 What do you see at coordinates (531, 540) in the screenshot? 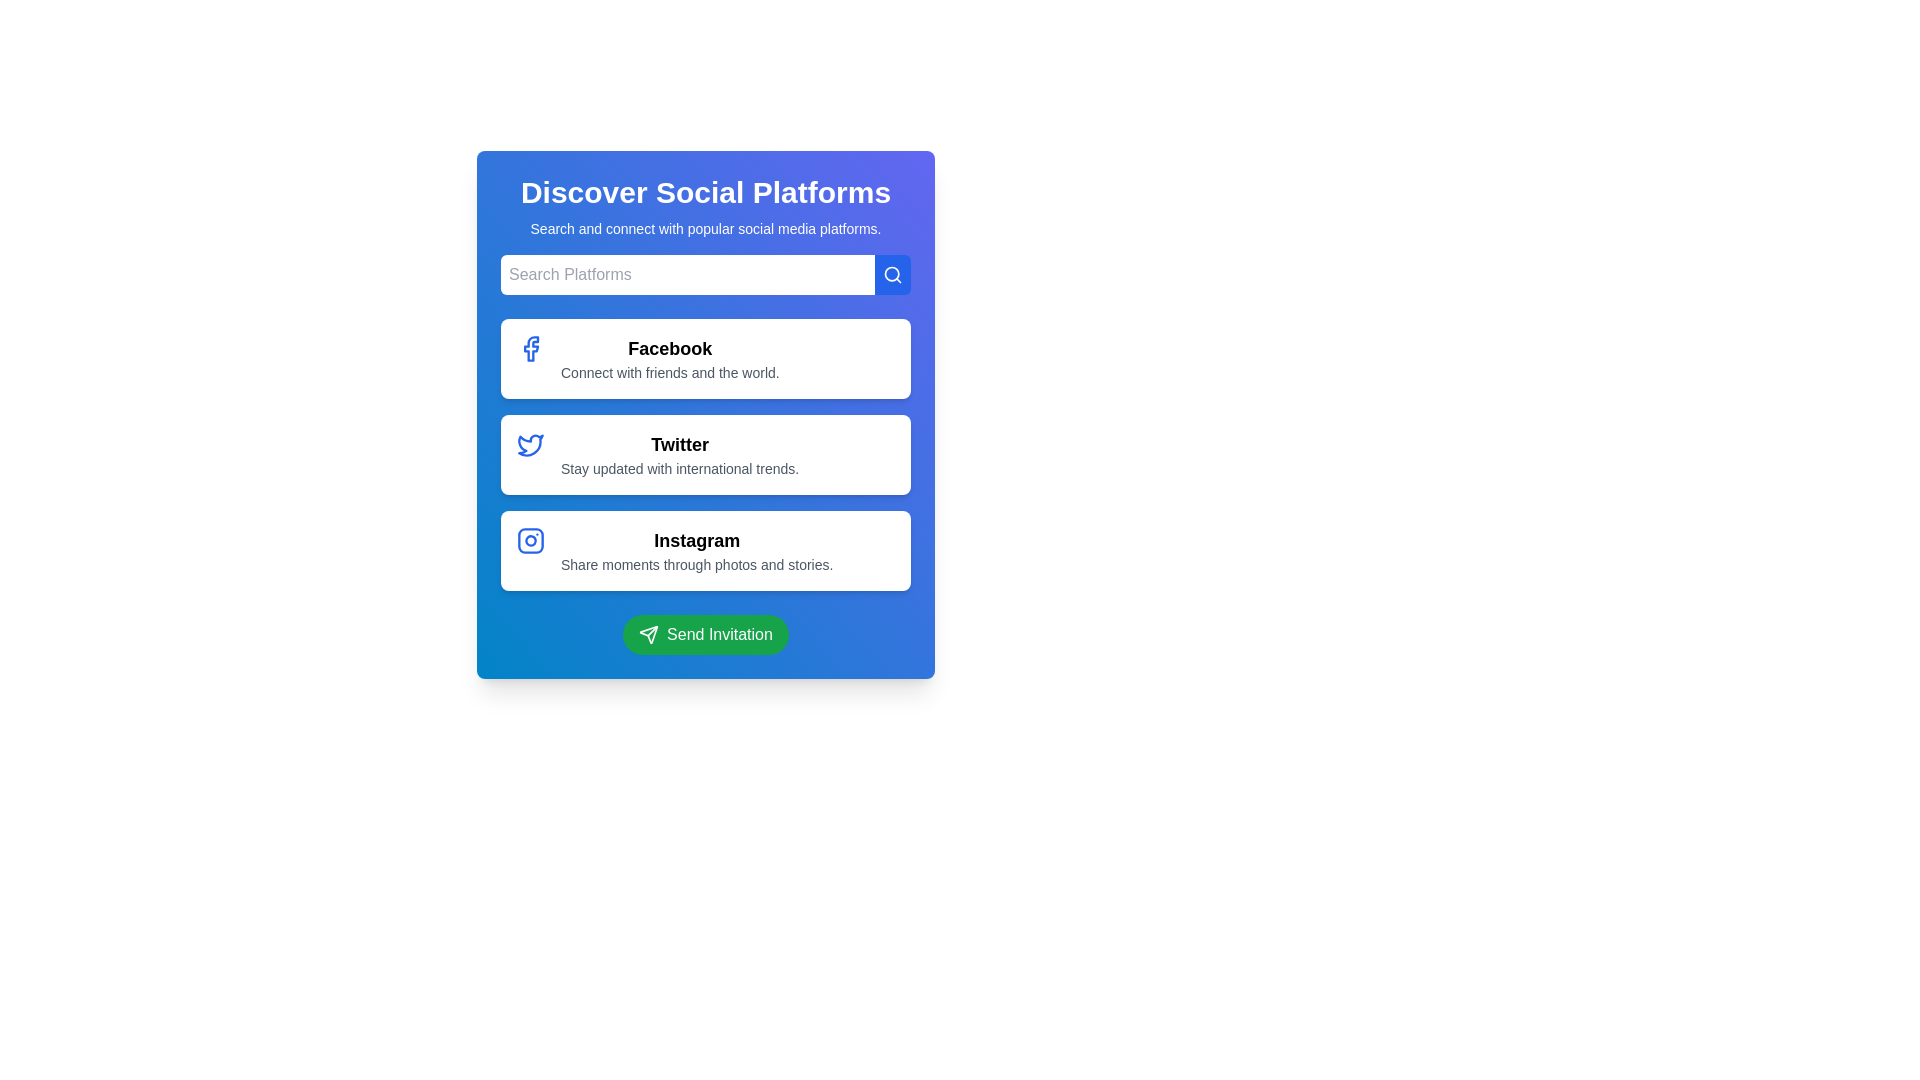
I see `the blue-themed Instagram icon, which is located to the left of the text 'Instagram' in the third card-like section under 'Discover Social Platforms'` at bounding box center [531, 540].